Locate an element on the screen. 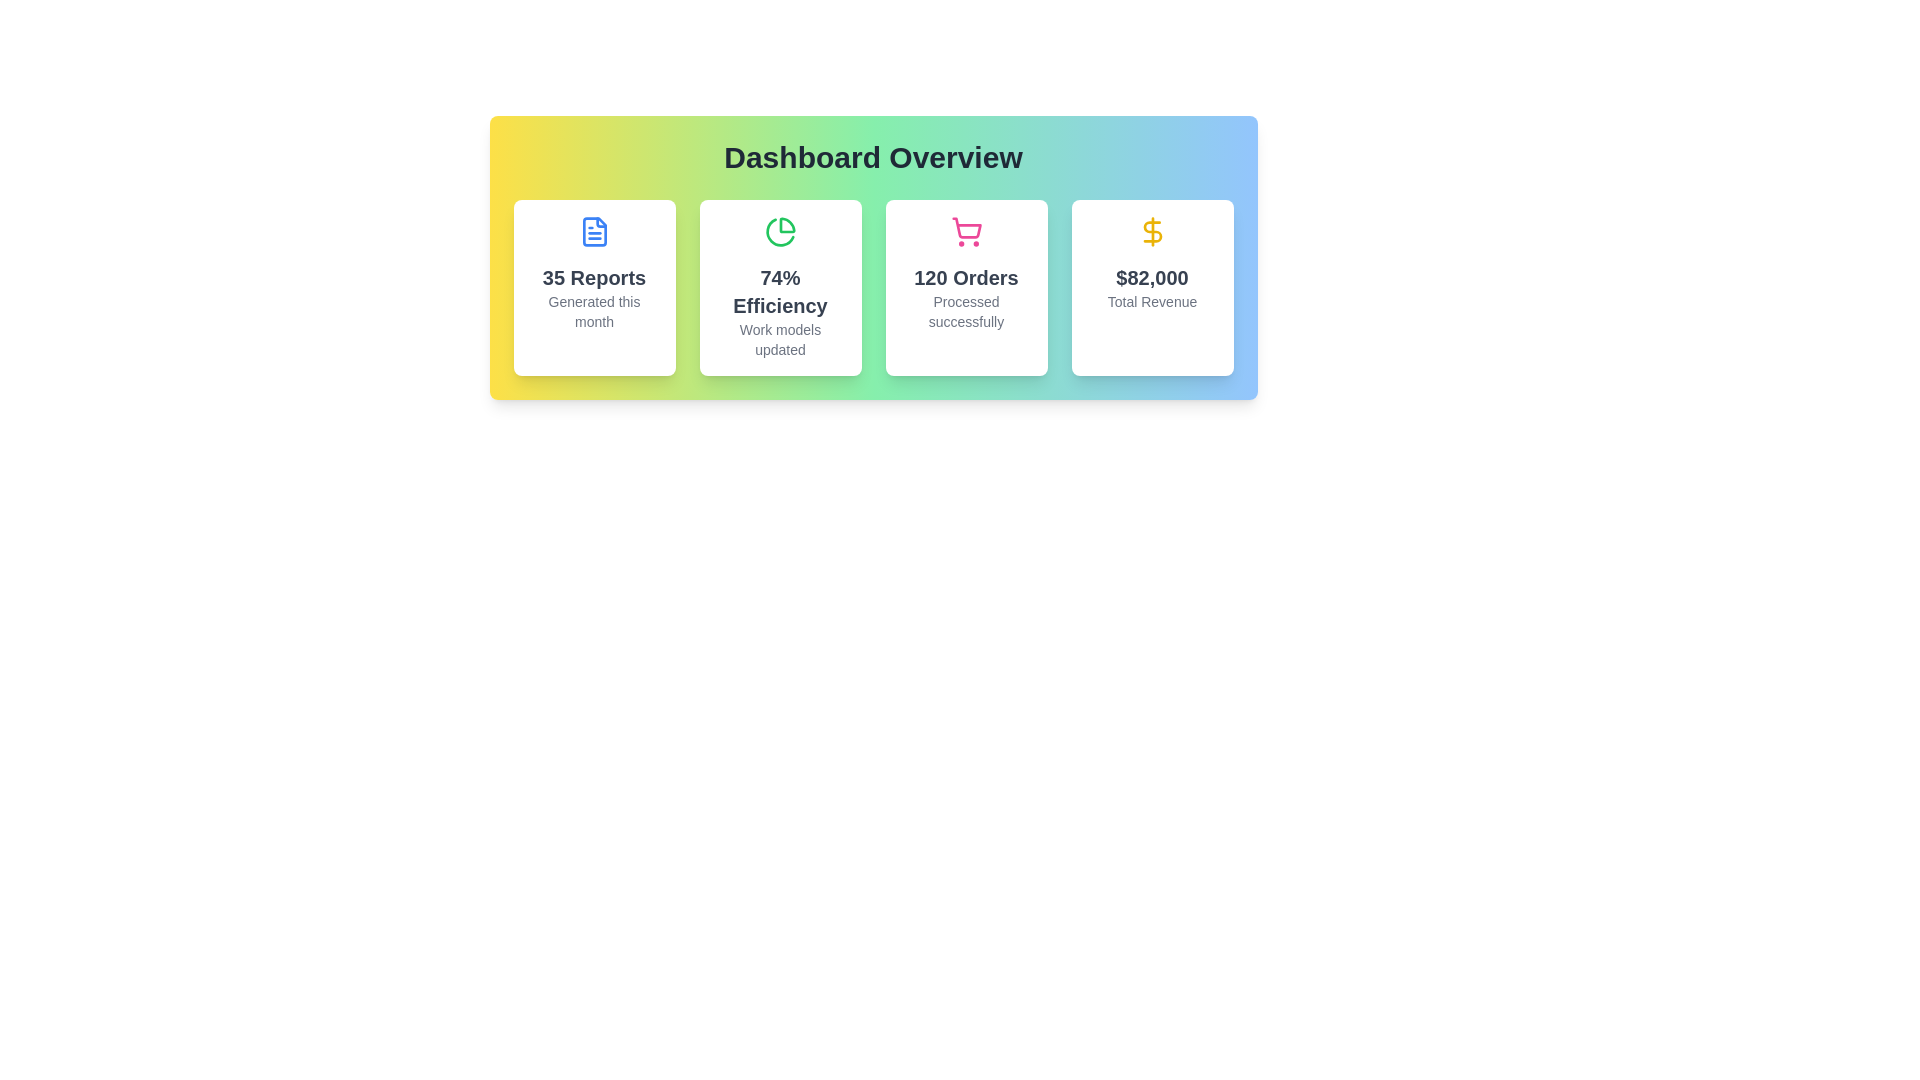 This screenshot has width=1920, height=1080. the text label reading 'Generated this month' located underneath the headline '35 Reports' in the leftmost card panel is located at coordinates (593, 312).